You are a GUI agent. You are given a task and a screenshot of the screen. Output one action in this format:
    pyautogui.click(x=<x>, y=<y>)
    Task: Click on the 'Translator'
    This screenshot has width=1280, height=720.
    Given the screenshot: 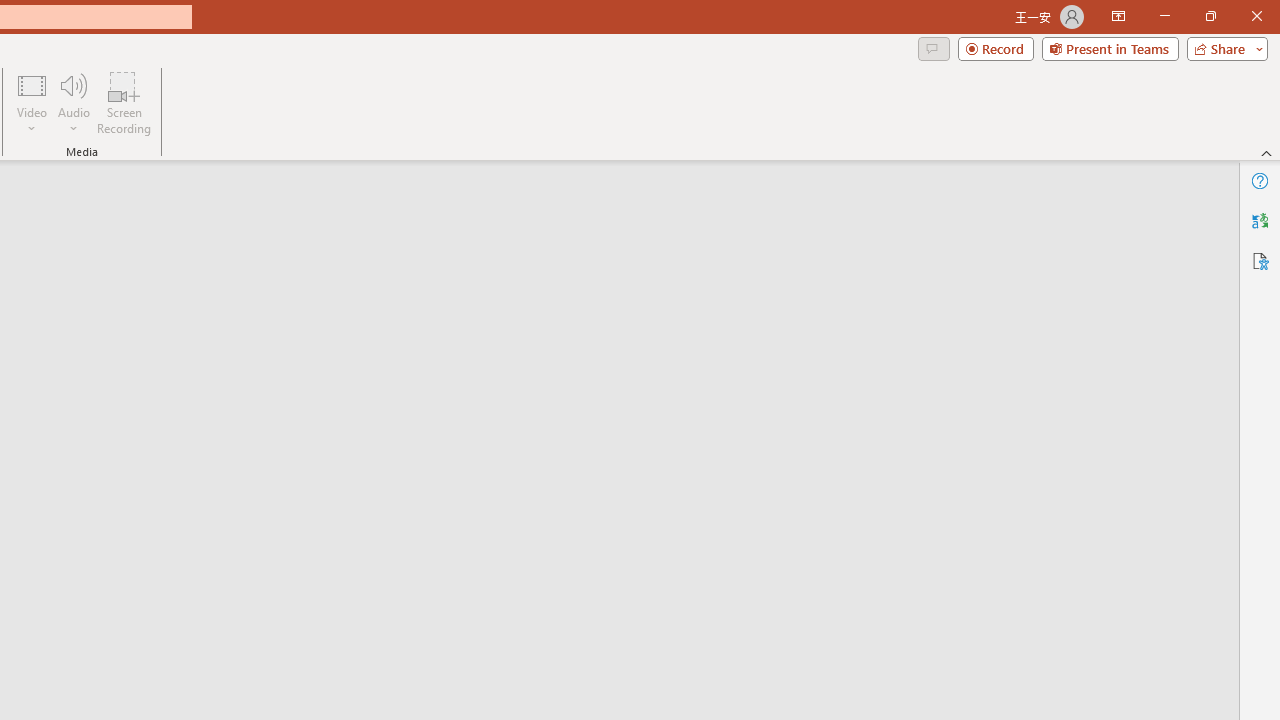 What is the action you would take?
    pyautogui.click(x=1259, y=221)
    